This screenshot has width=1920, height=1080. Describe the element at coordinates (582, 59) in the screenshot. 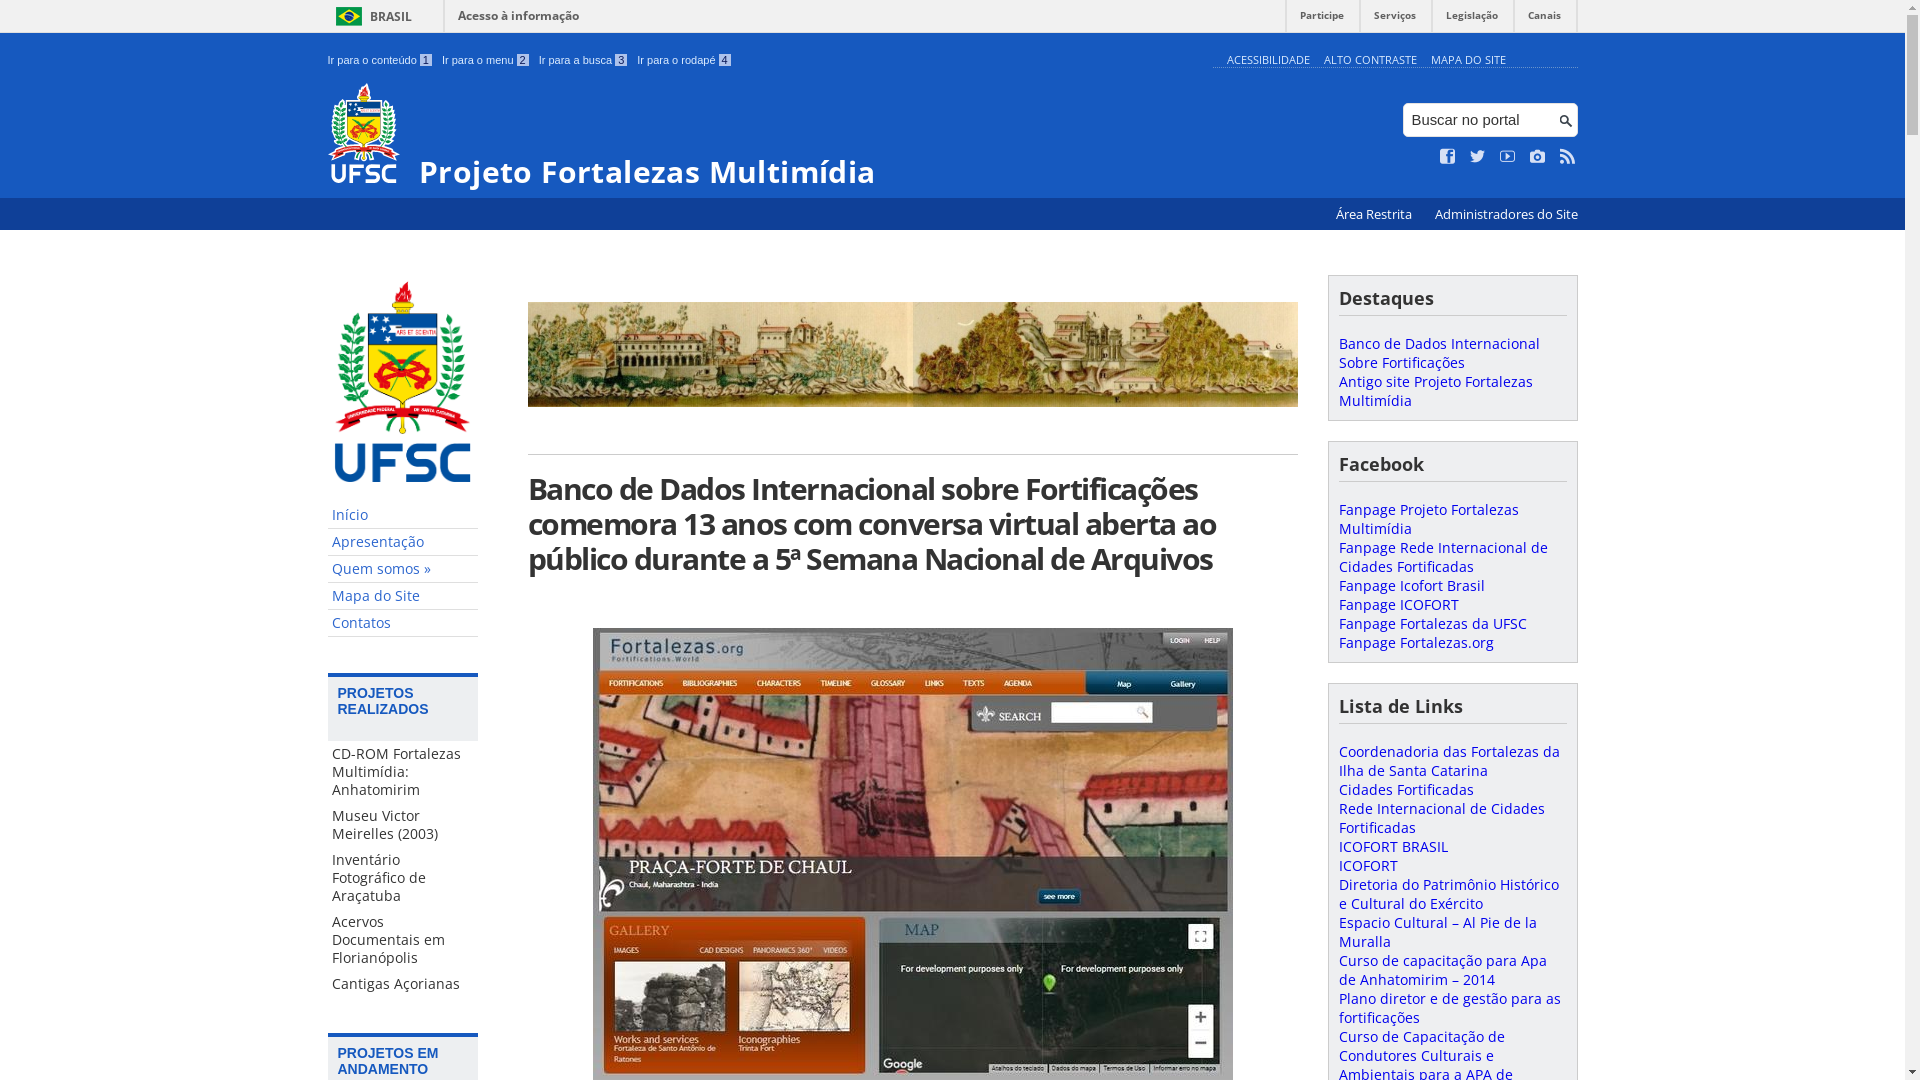

I see `'Ir para a busca 3'` at that location.